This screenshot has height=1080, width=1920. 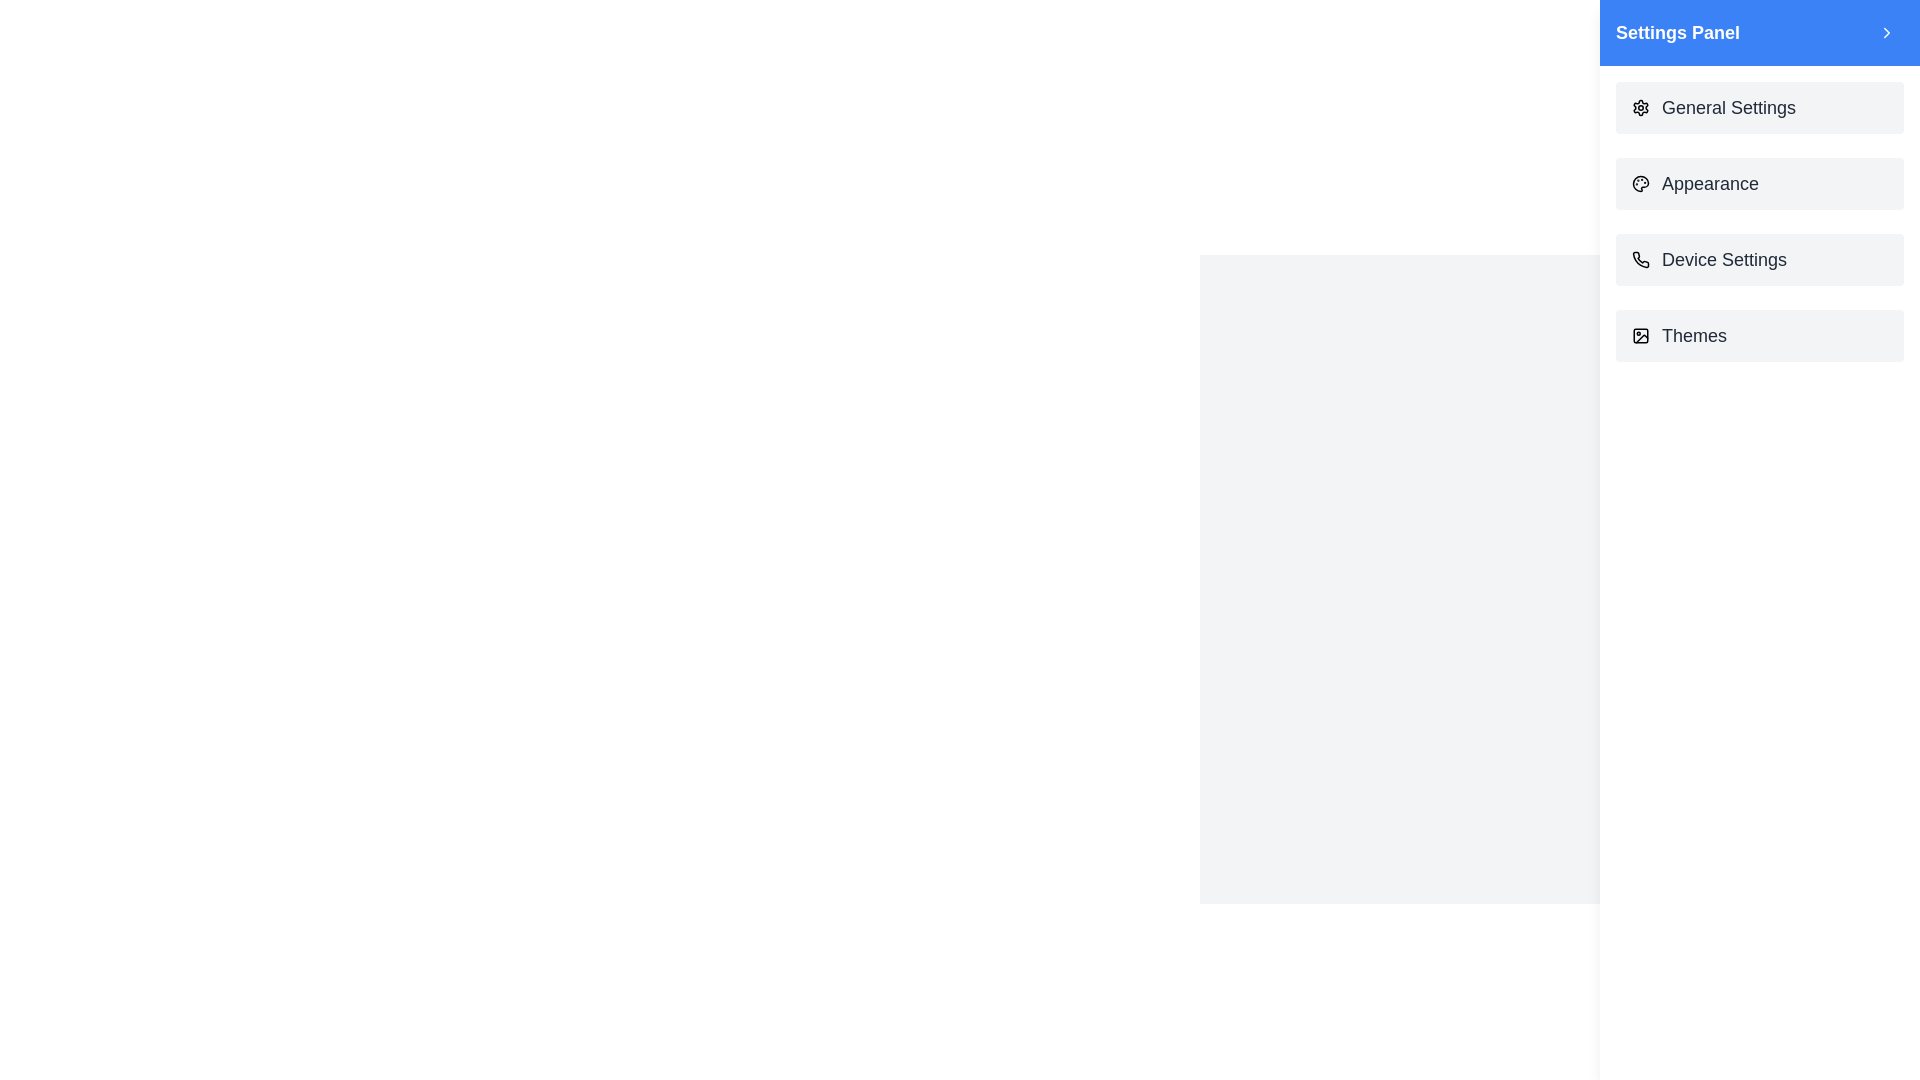 I want to click on the gear-shaped icon representing the settings in the top-right corner of the settings panel, adjacent to the 'General Settings' text, so click(x=1641, y=108).